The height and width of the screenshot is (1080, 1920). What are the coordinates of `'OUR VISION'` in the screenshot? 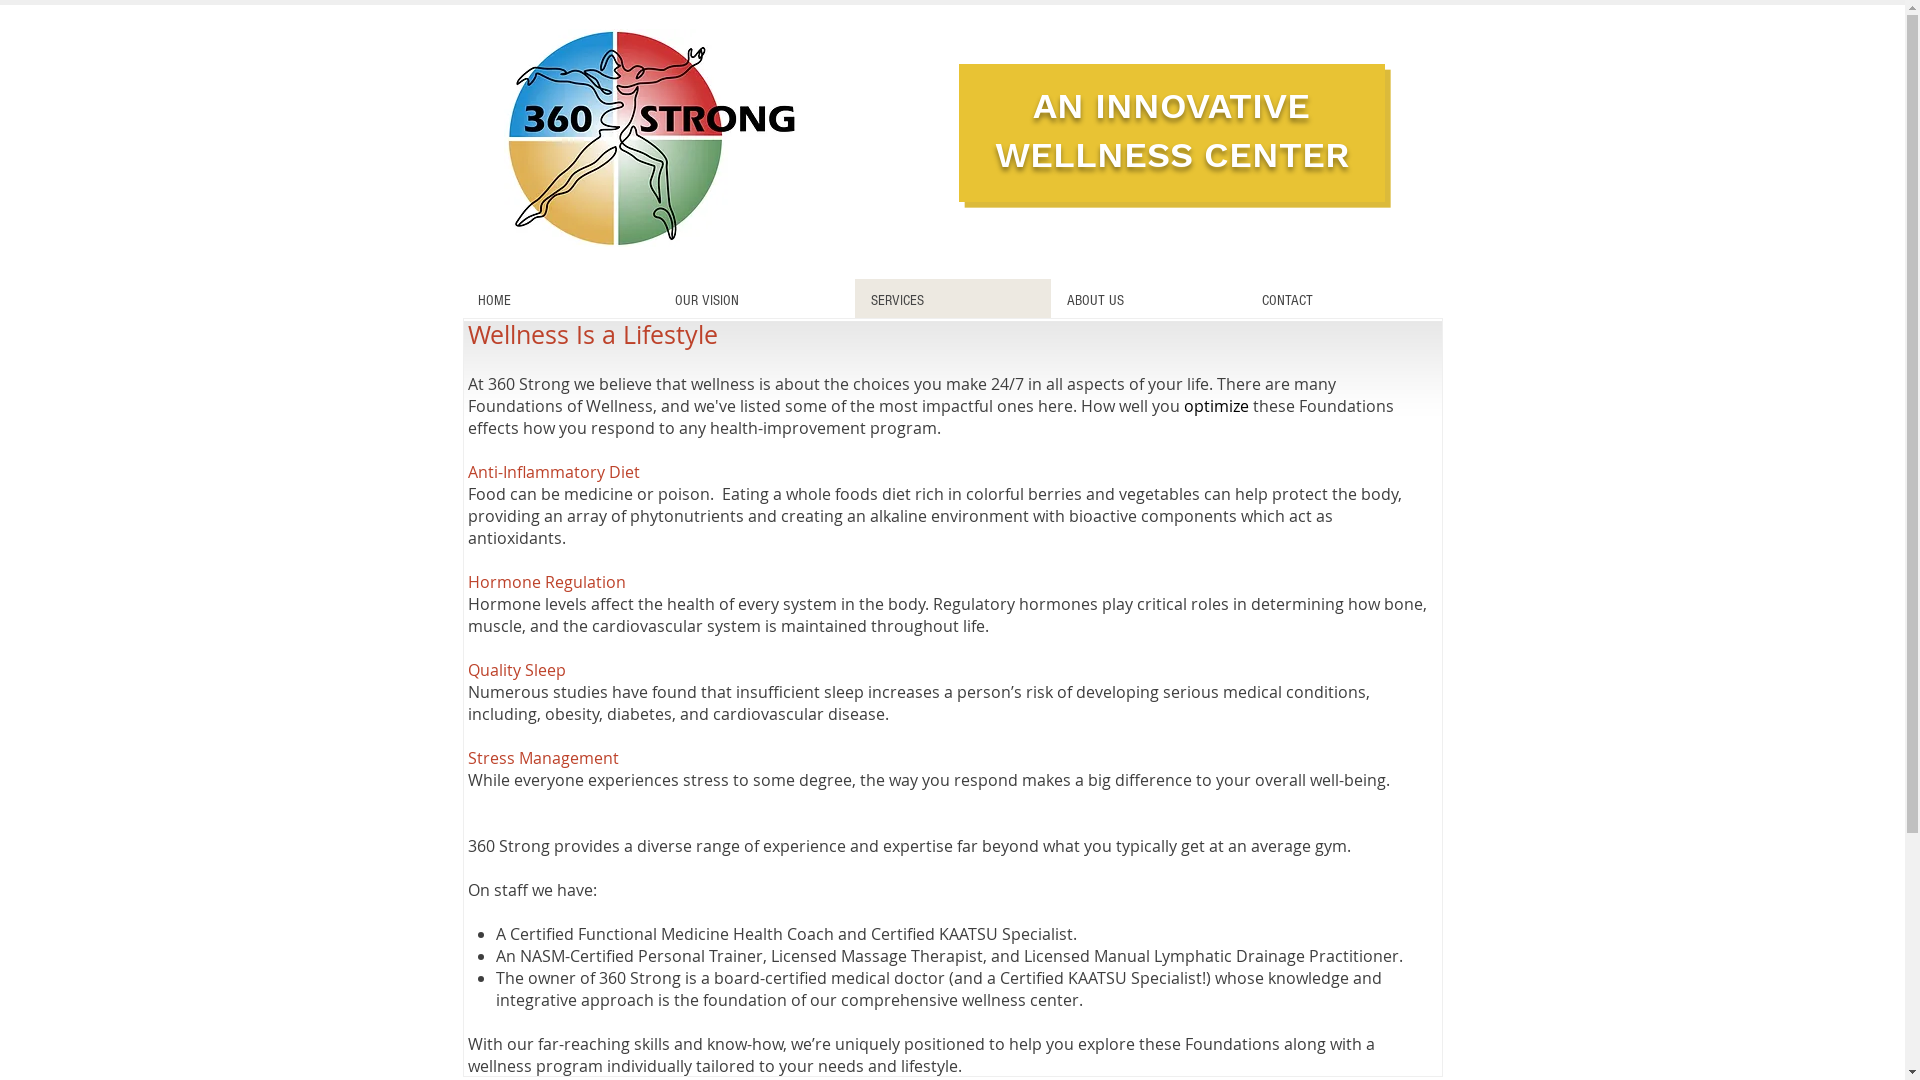 It's located at (754, 300).